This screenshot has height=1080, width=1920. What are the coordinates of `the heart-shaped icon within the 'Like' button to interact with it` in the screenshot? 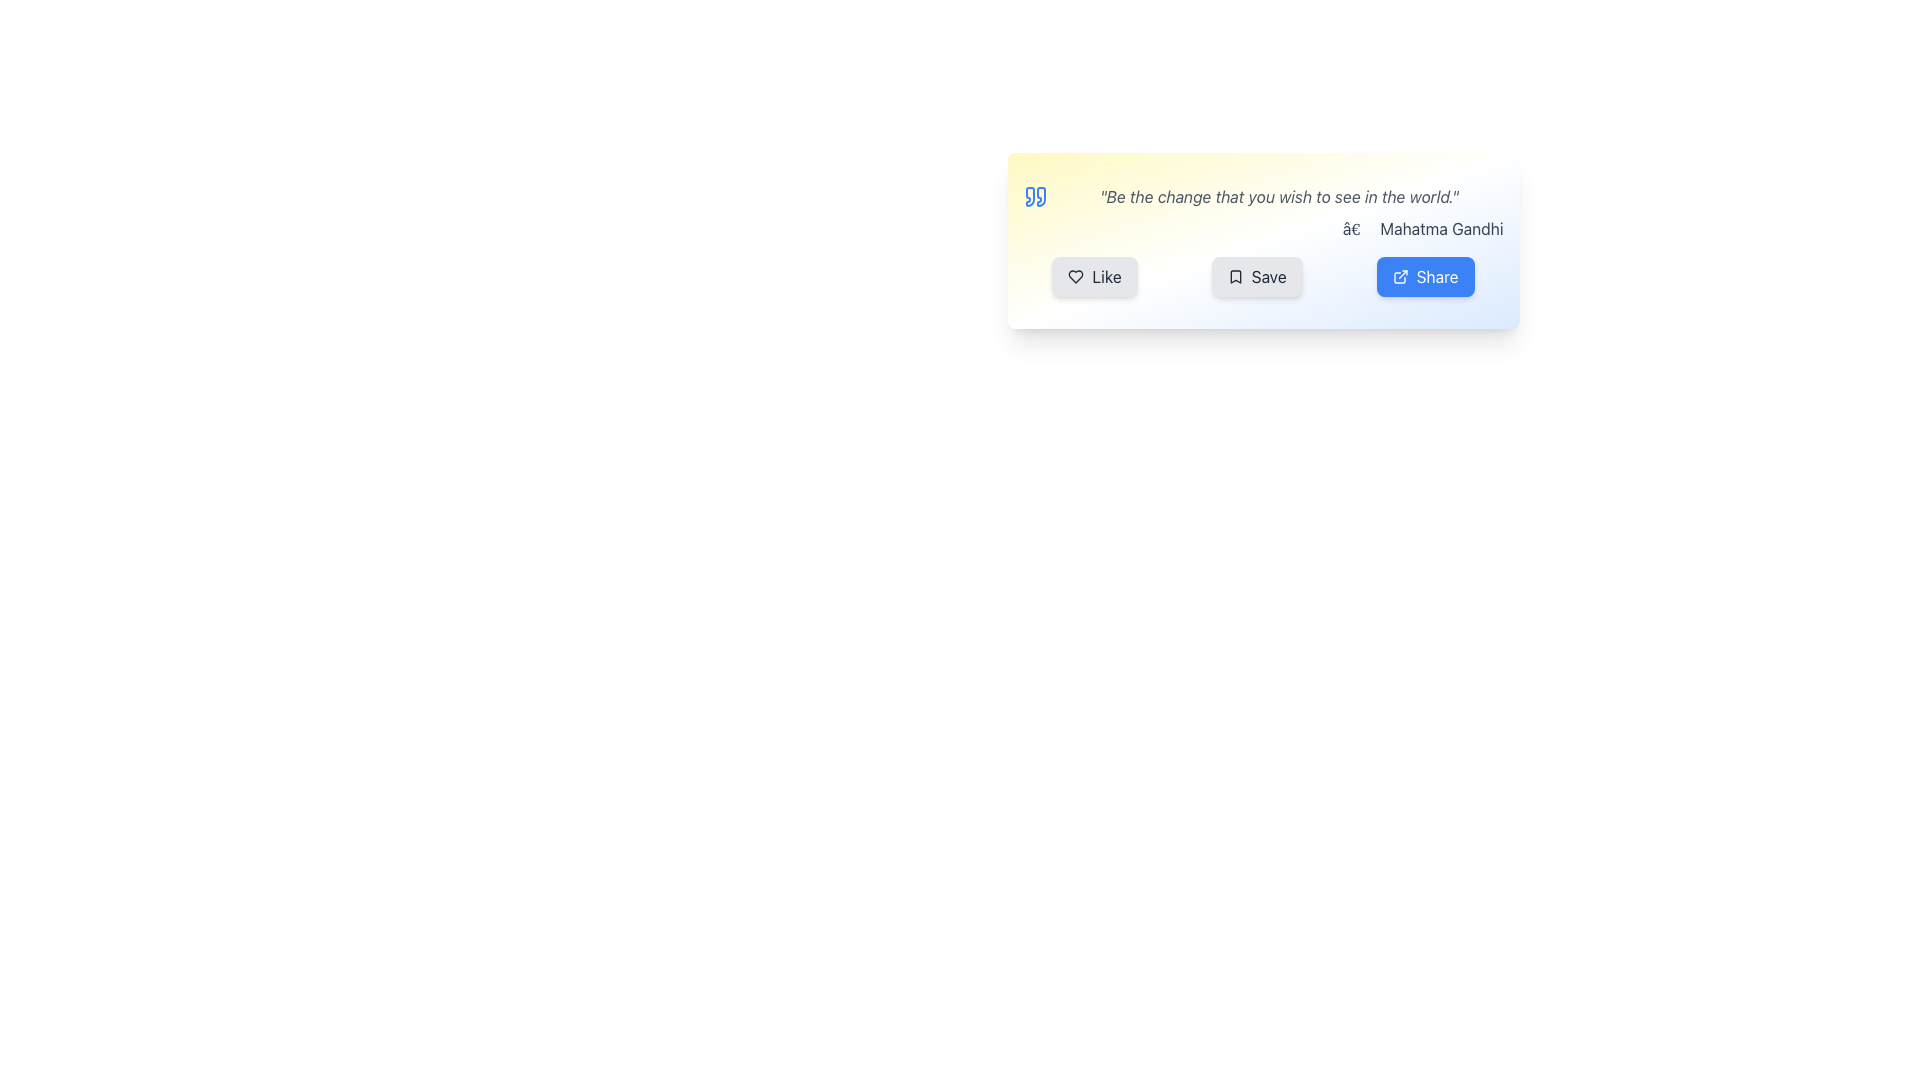 It's located at (1075, 277).